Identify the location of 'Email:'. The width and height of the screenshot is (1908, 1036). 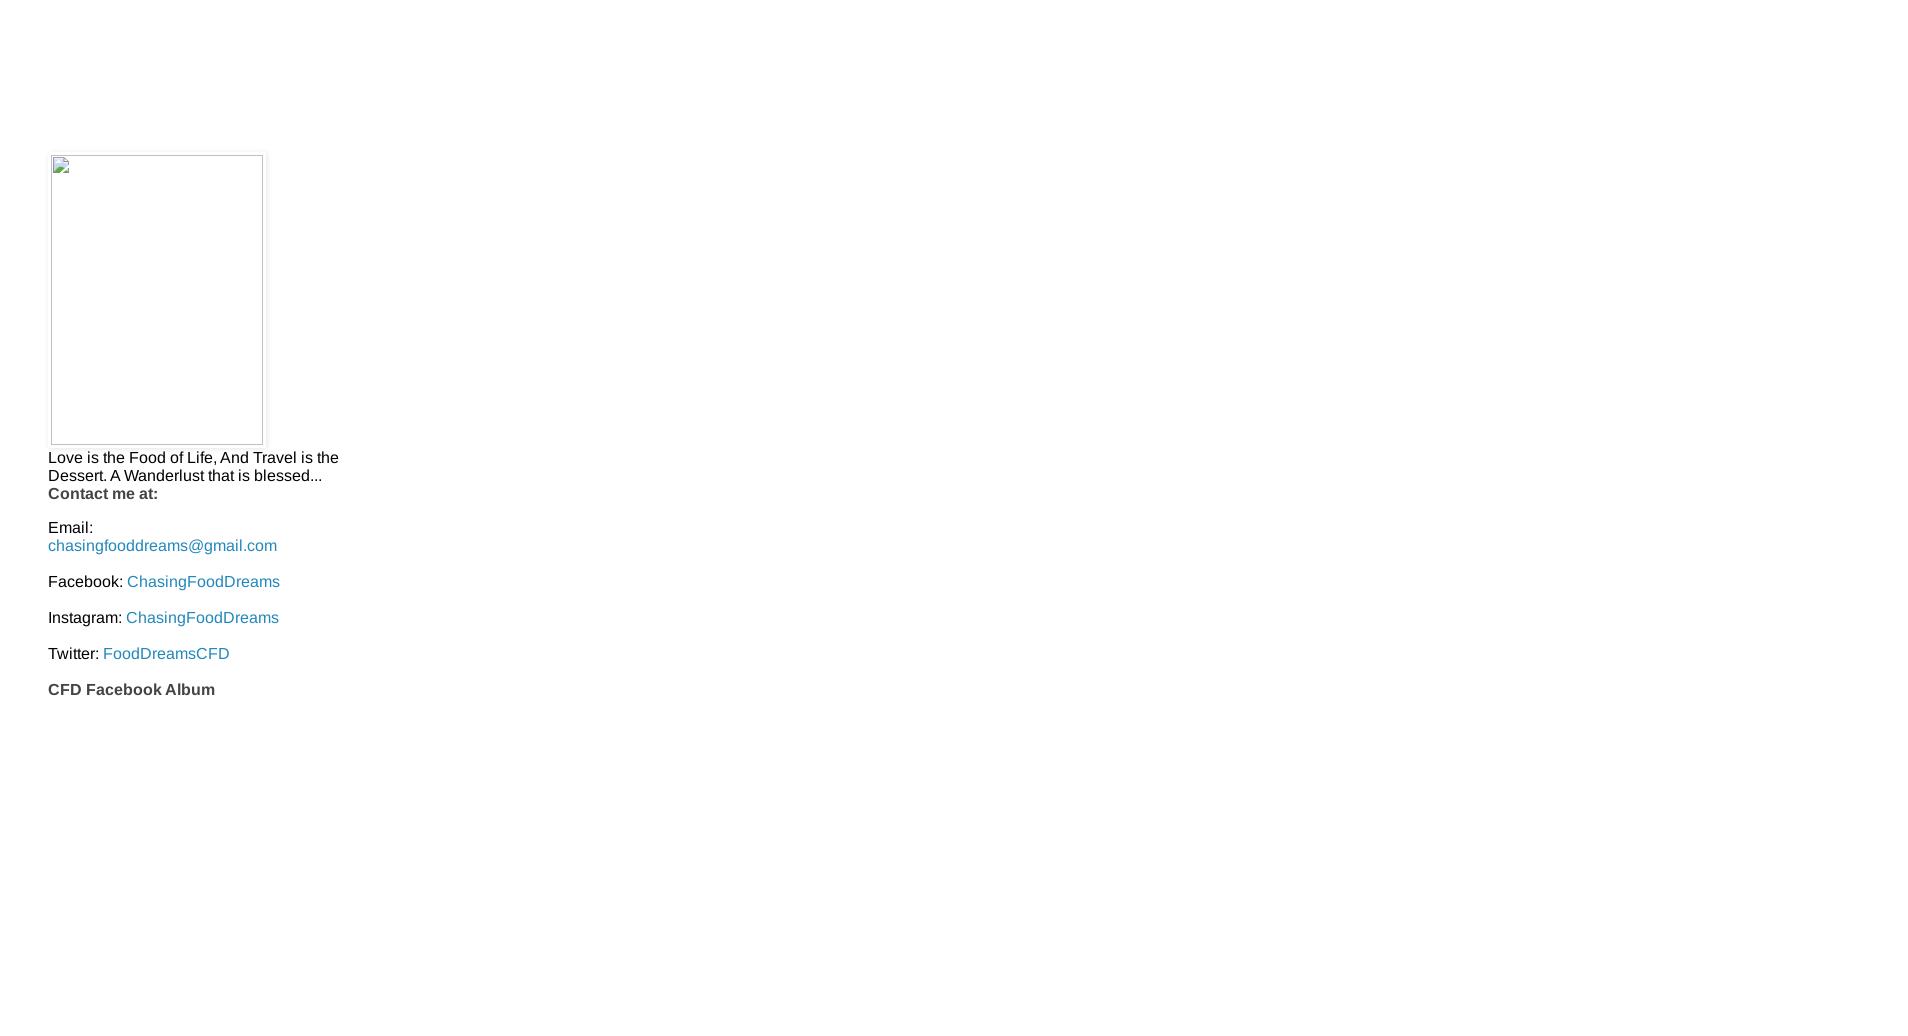
(69, 526).